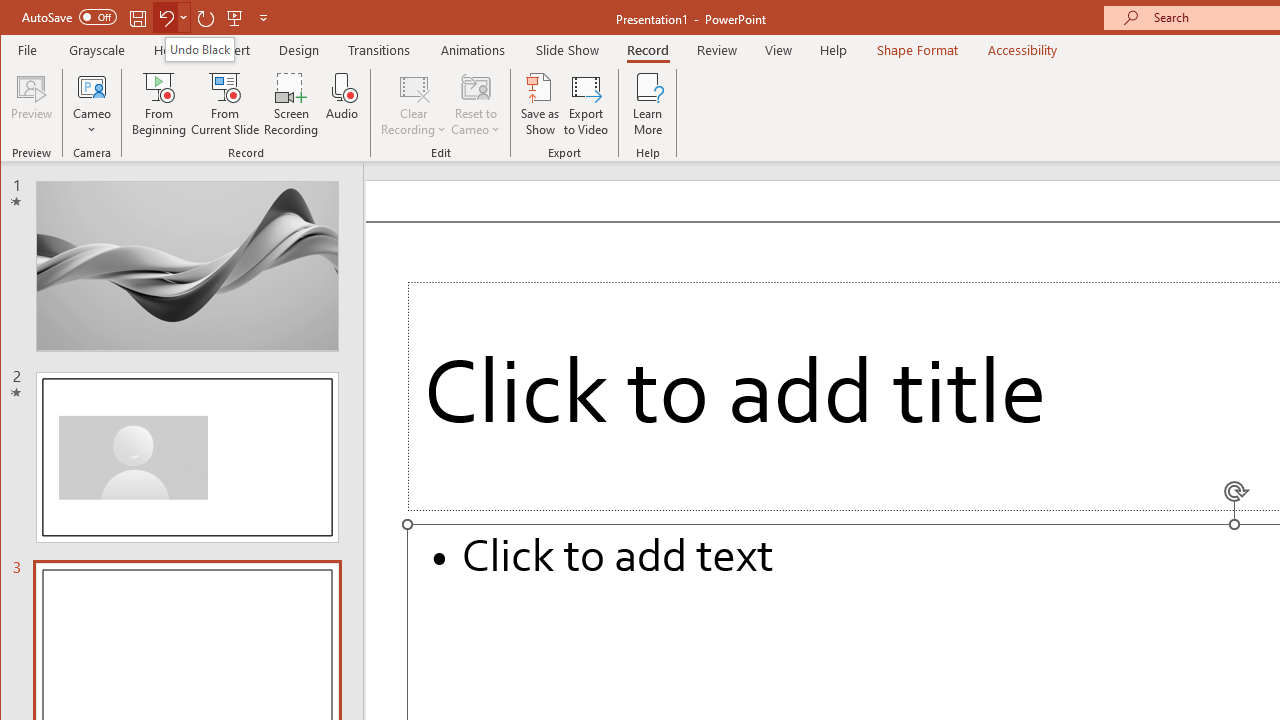  Describe the element at coordinates (187, 457) in the screenshot. I see `'Slide'` at that location.